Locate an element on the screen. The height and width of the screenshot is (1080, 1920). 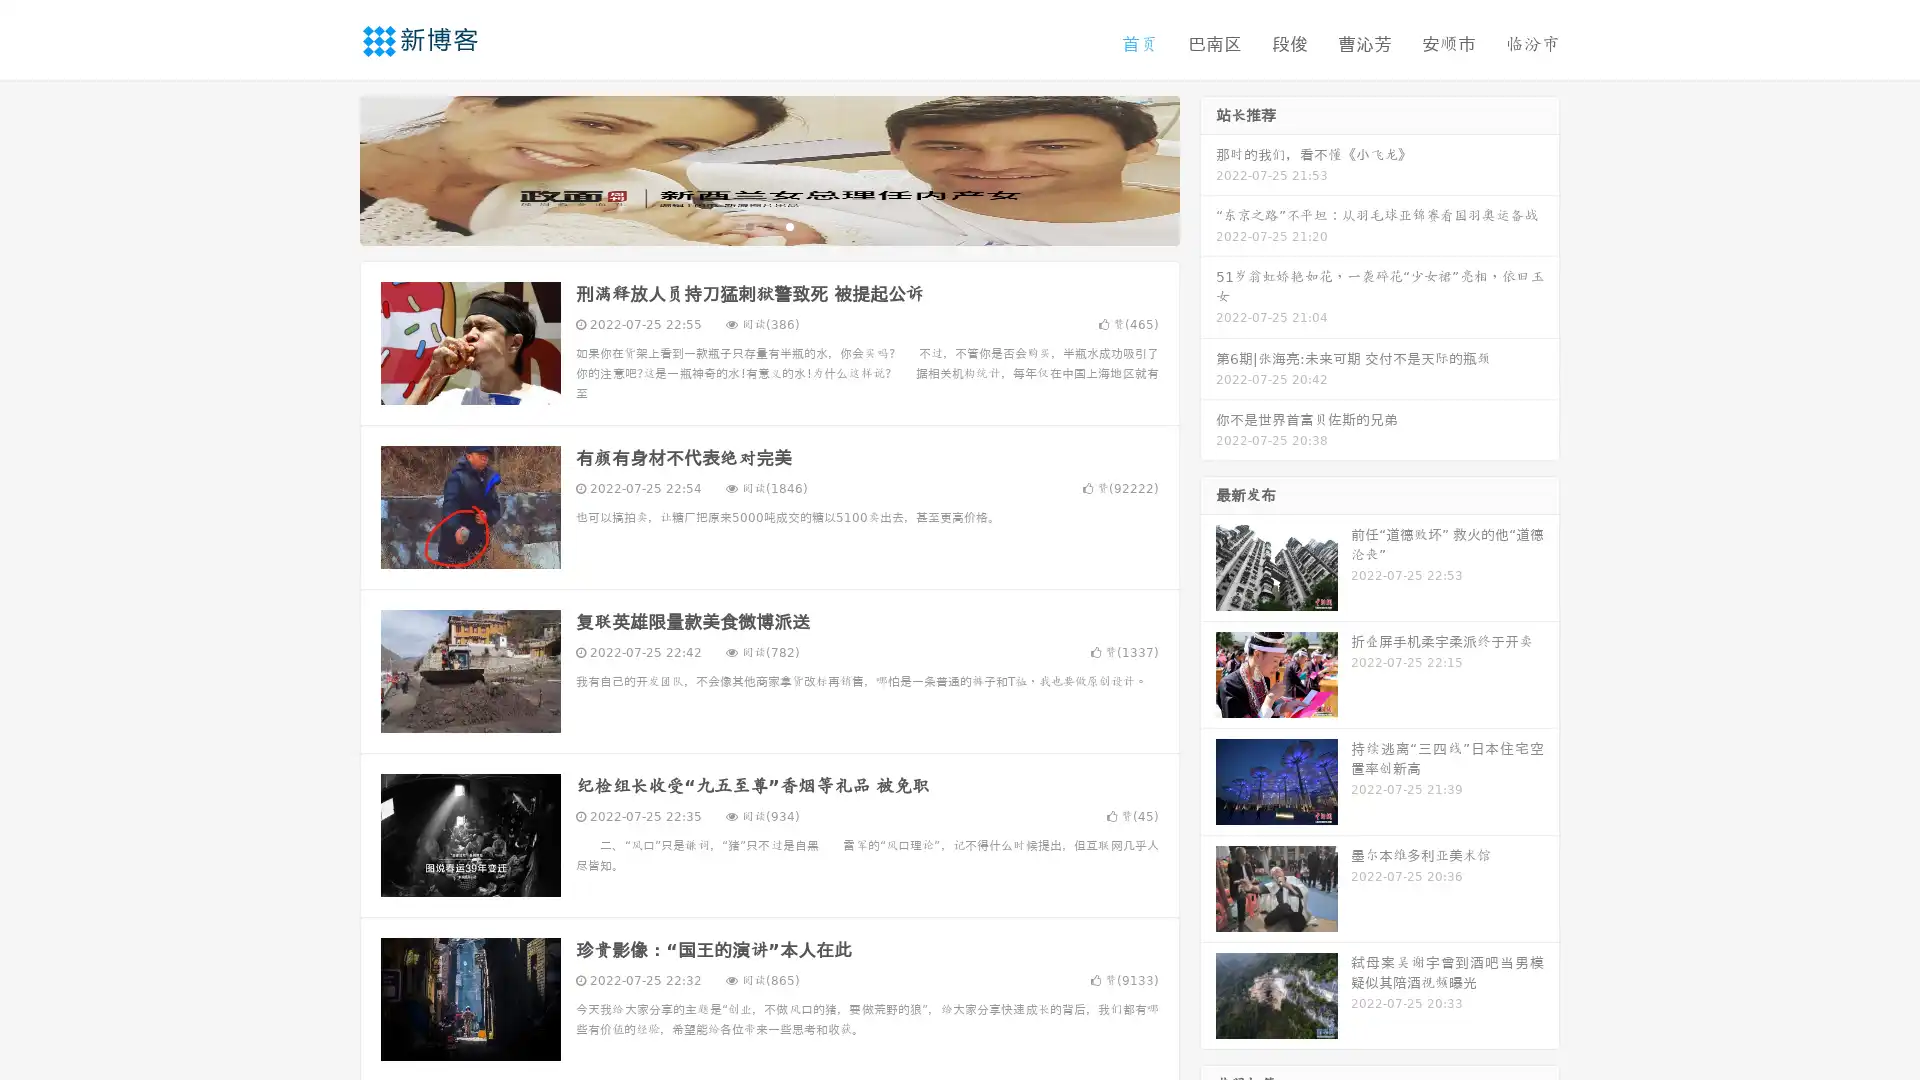
Go to slide 1 is located at coordinates (748, 225).